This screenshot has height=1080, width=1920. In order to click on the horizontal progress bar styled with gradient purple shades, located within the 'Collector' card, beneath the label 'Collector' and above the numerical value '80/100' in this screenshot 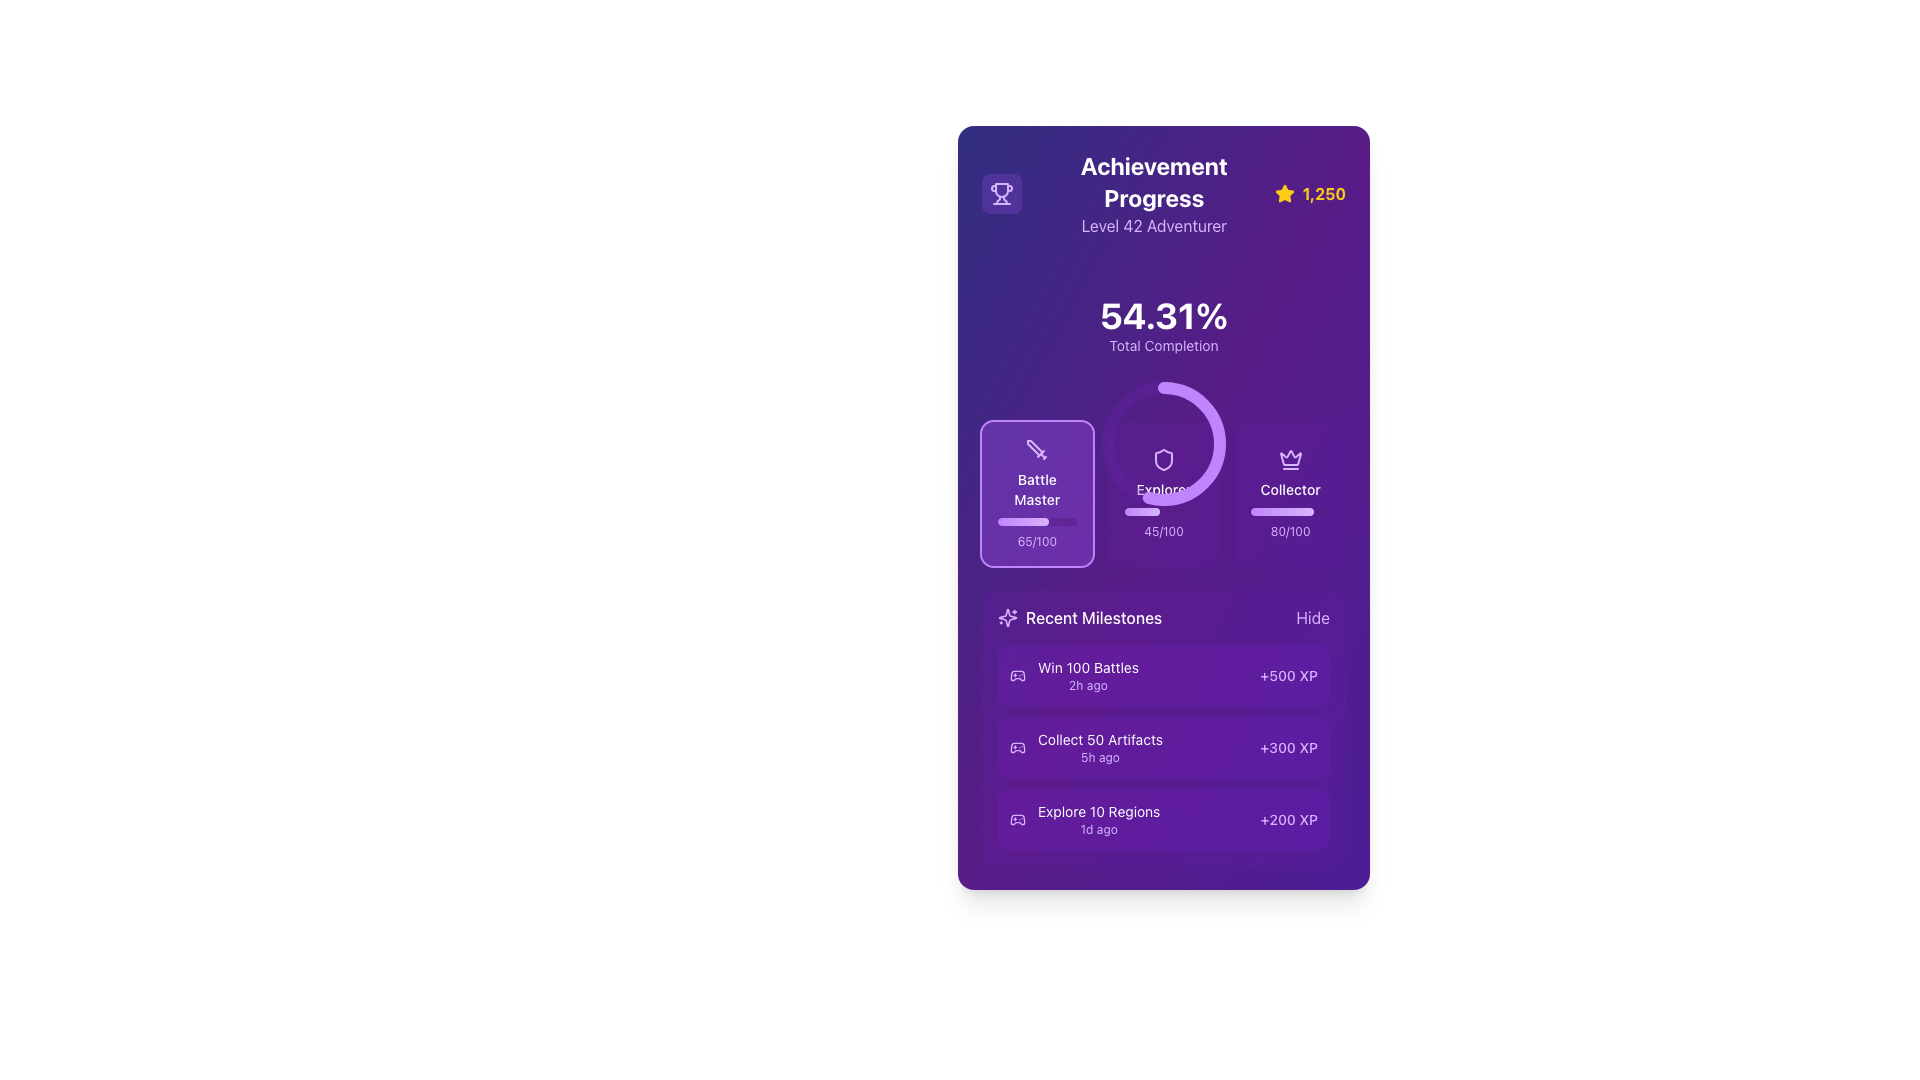, I will do `click(1290, 511)`.